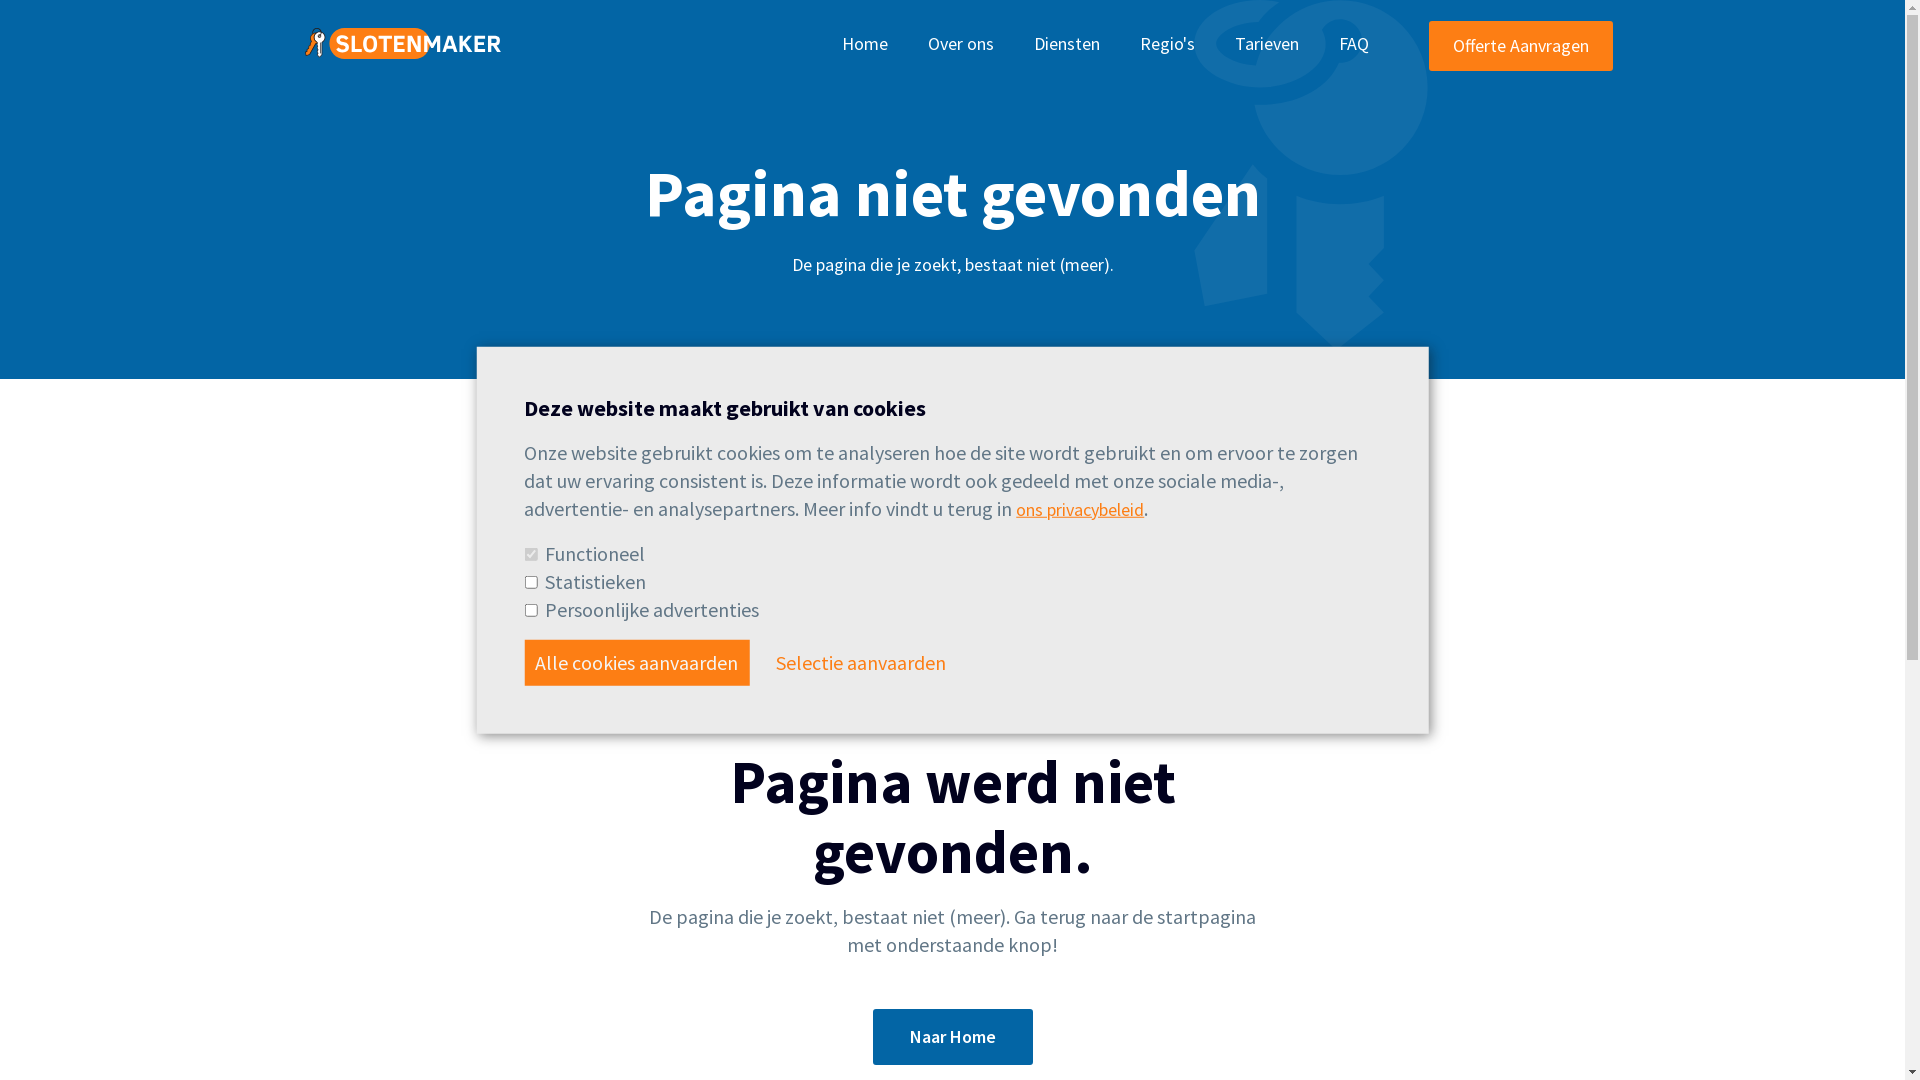 Image resolution: width=1920 pixels, height=1080 pixels. What do you see at coordinates (1065, 43) in the screenshot?
I see `'Diensten'` at bounding box center [1065, 43].